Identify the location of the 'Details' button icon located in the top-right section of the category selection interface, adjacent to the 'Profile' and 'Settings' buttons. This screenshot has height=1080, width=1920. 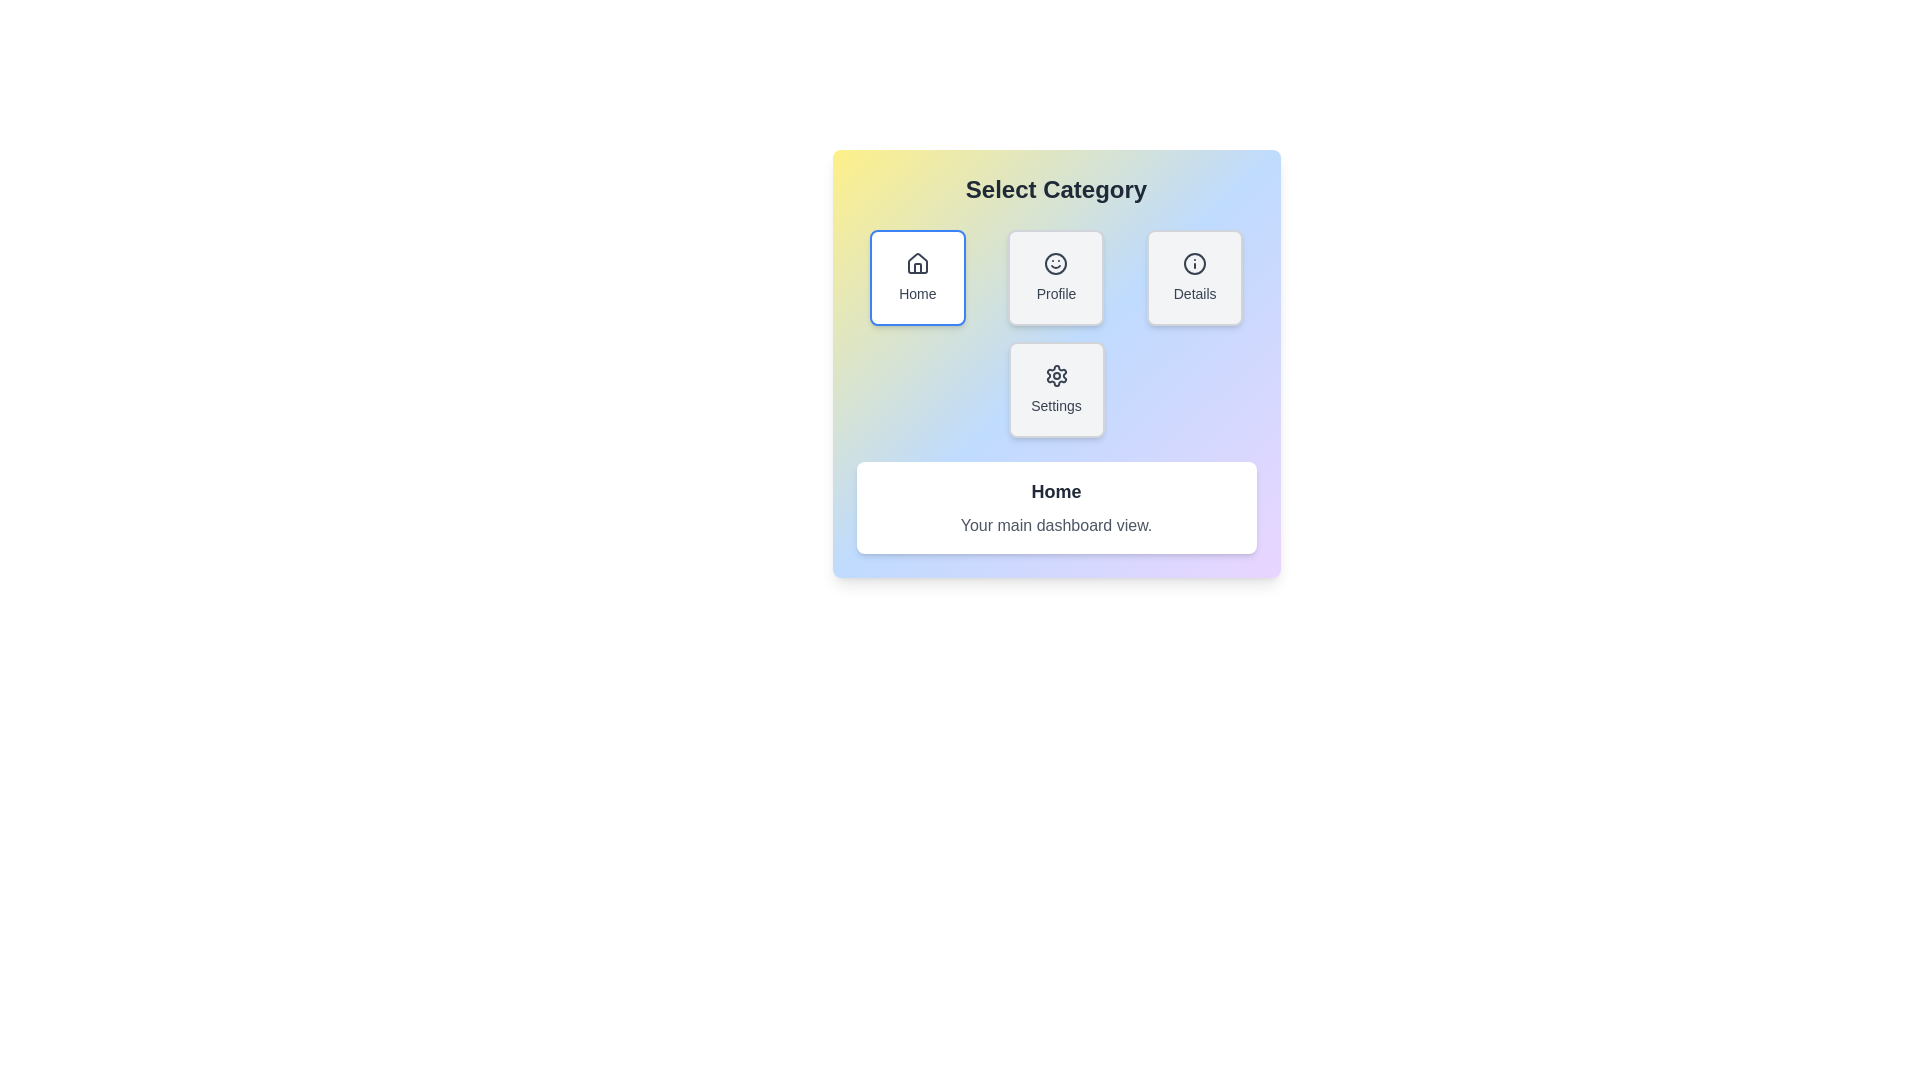
(1195, 262).